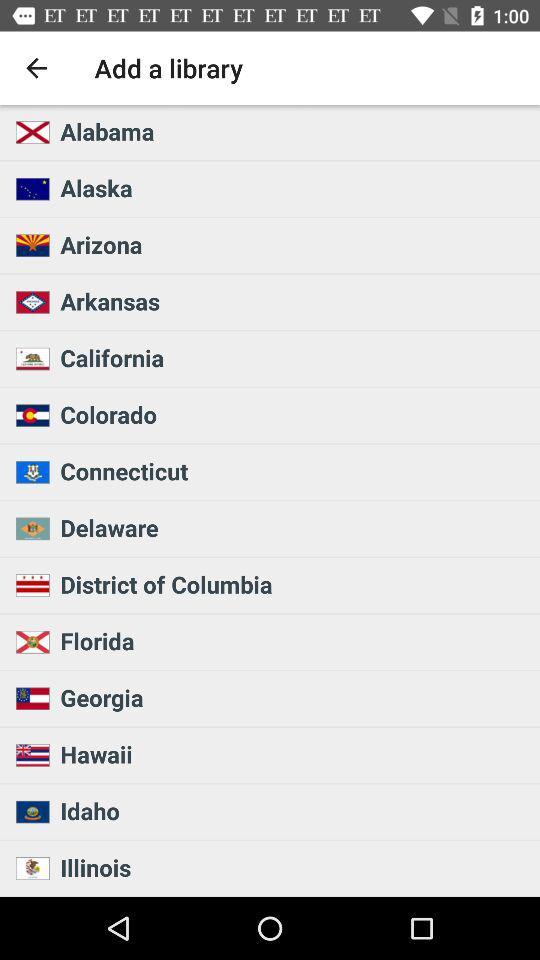  Describe the element at coordinates (293, 413) in the screenshot. I see `the icon above connecticut icon` at that location.